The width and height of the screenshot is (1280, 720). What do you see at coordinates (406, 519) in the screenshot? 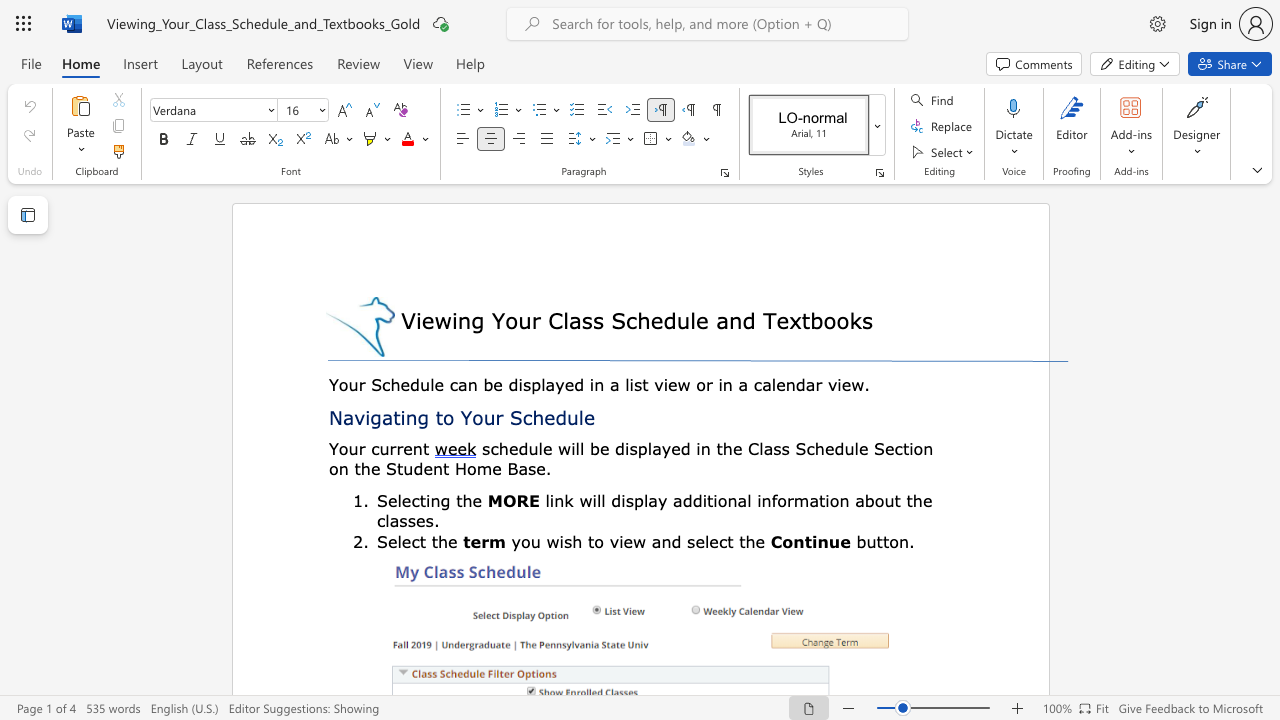
I see `the subset text "ses" within the text "information about the classes."` at bounding box center [406, 519].